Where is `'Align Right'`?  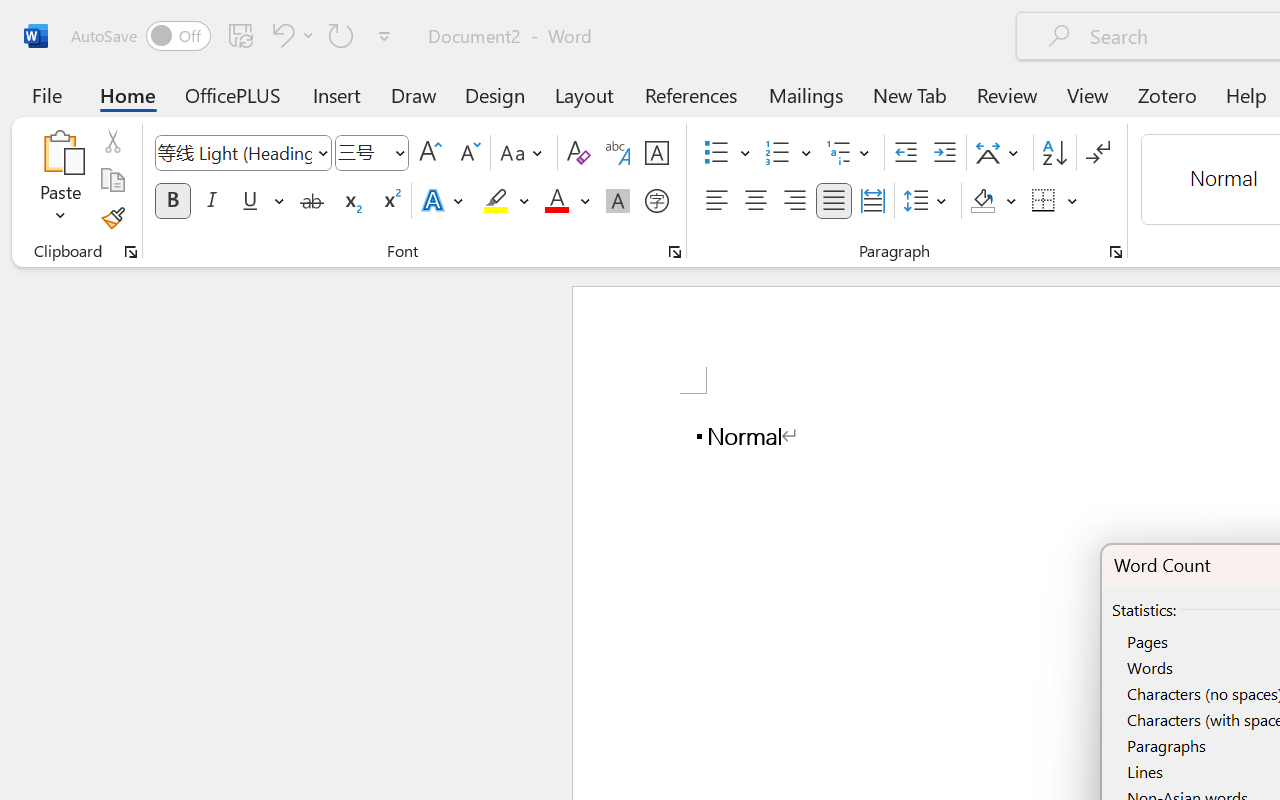 'Align Right' is located at coordinates (793, 201).